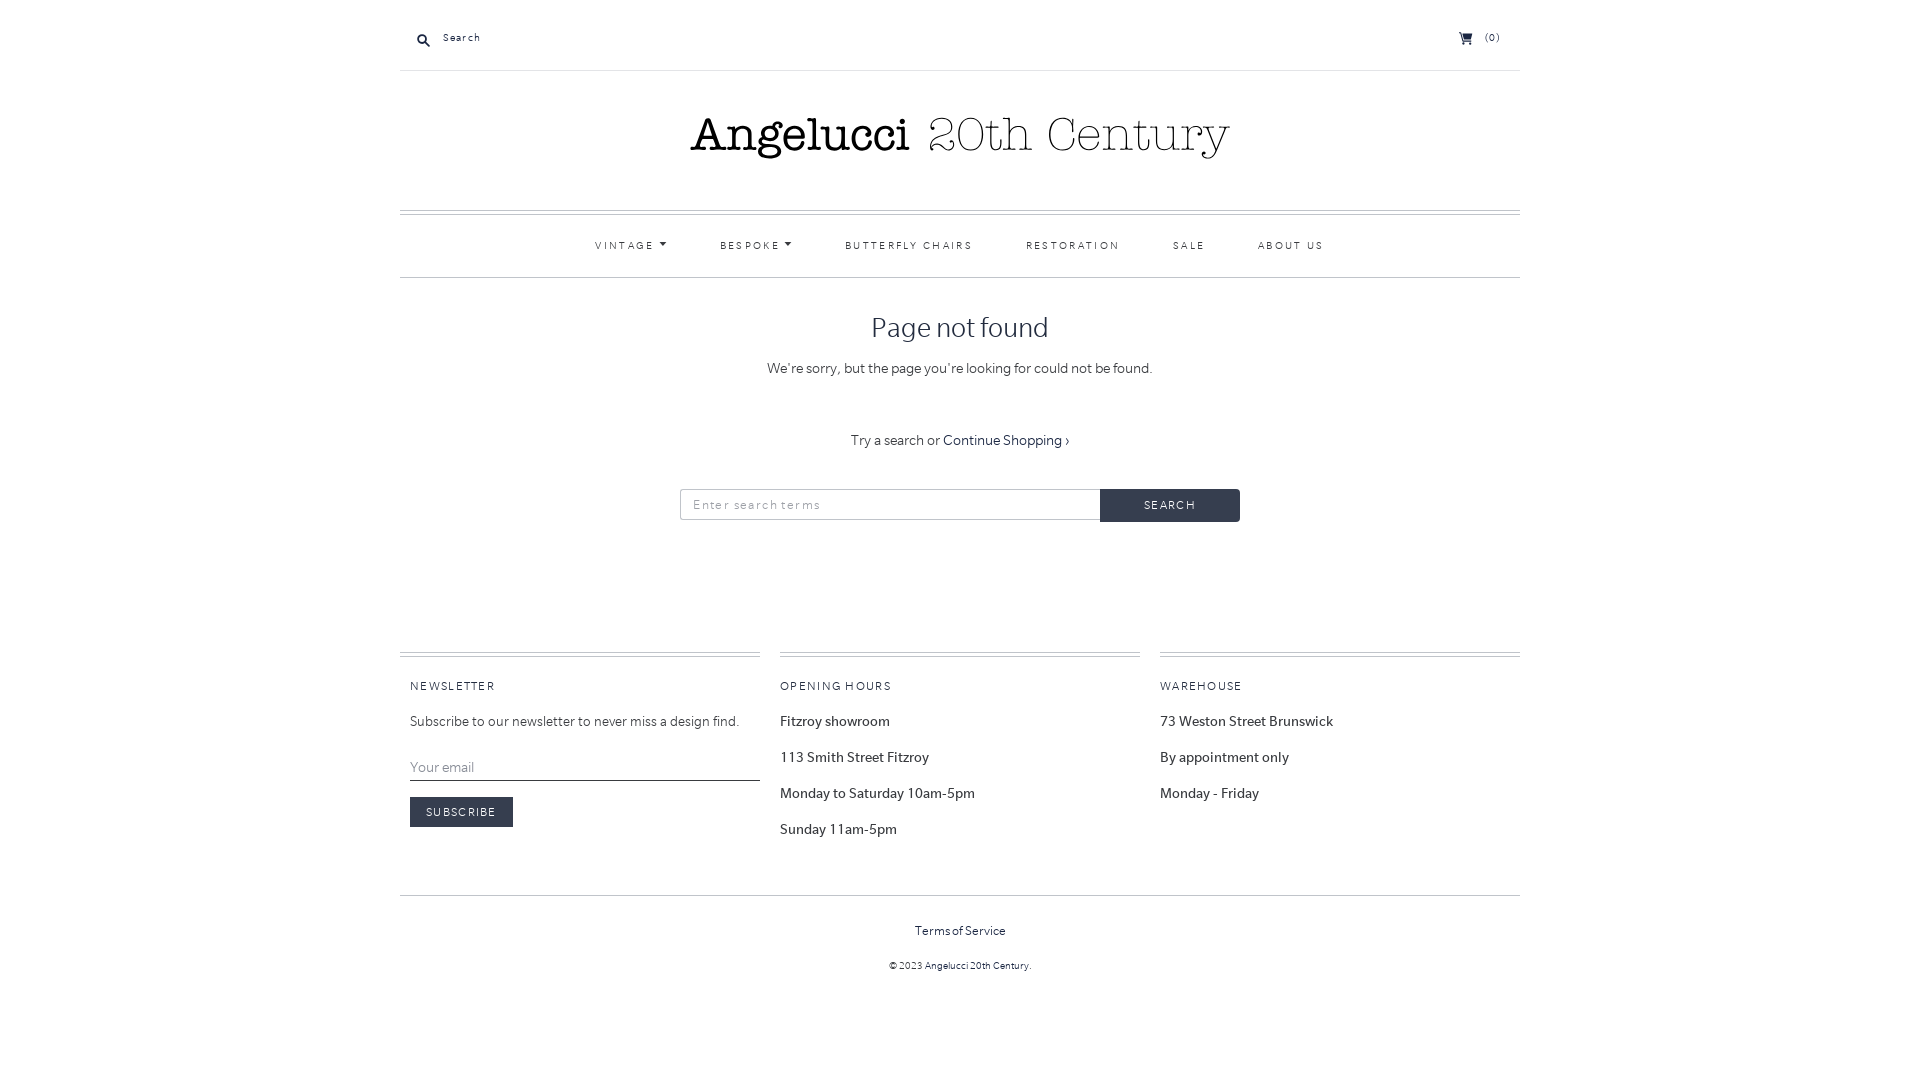 The image size is (1920, 1080). I want to click on 'RESTORATION', so click(1072, 244).